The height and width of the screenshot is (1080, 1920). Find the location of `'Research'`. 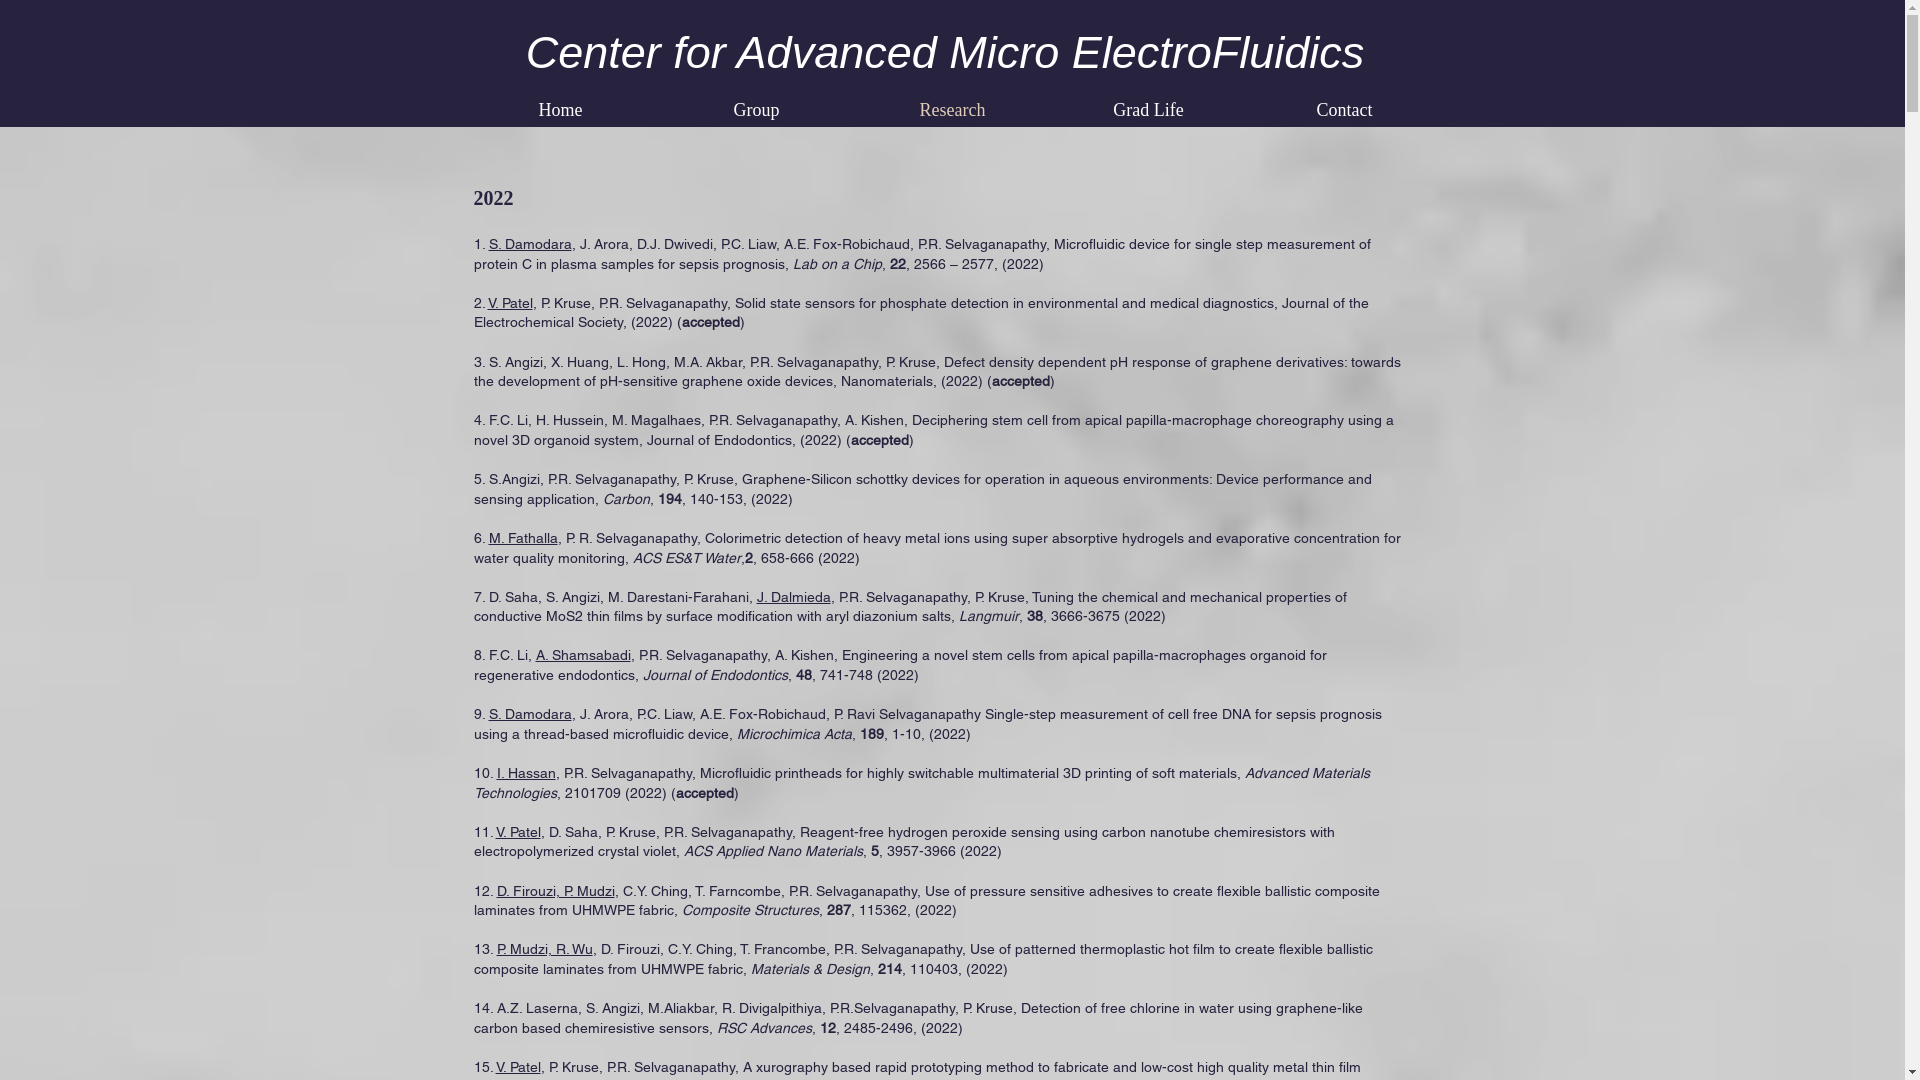

'Research' is located at coordinates (950, 110).